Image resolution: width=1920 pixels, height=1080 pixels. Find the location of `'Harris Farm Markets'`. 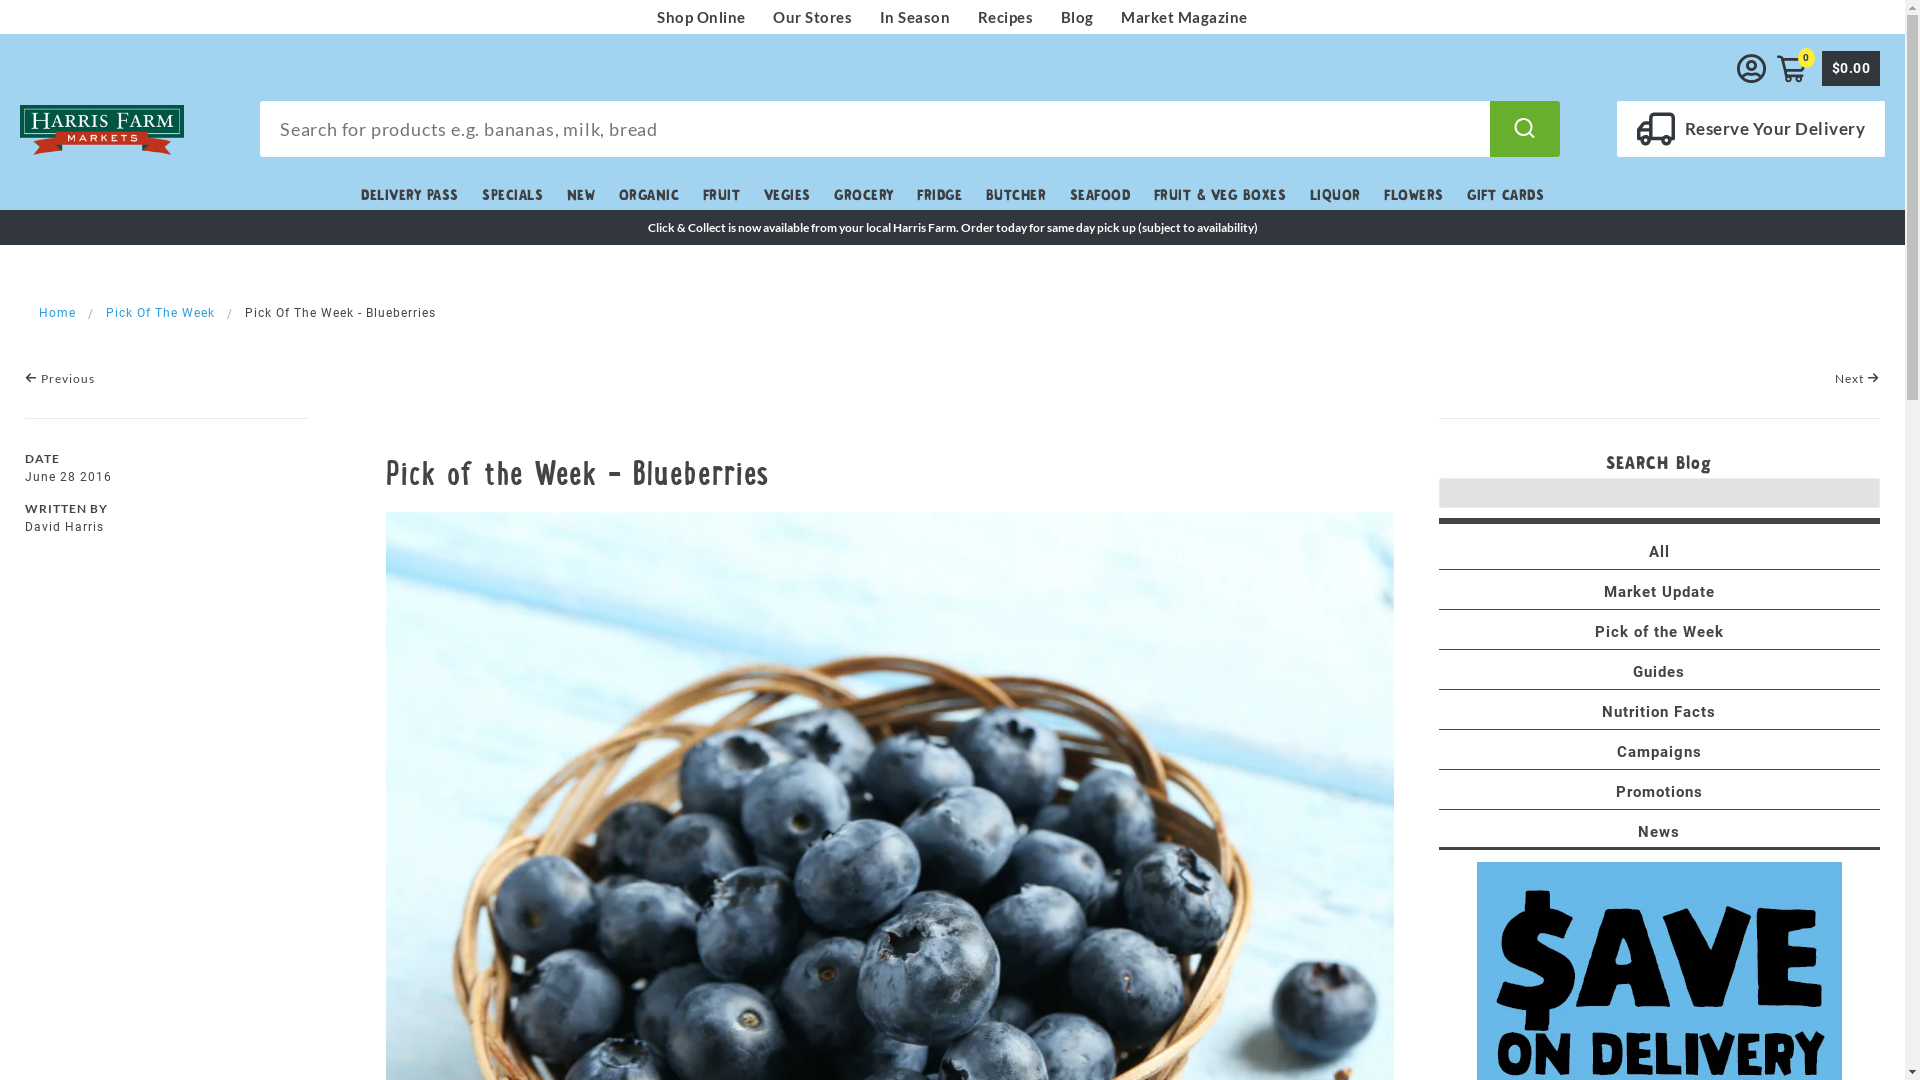

'Harris Farm Markets' is located at coordinates (100, 129).